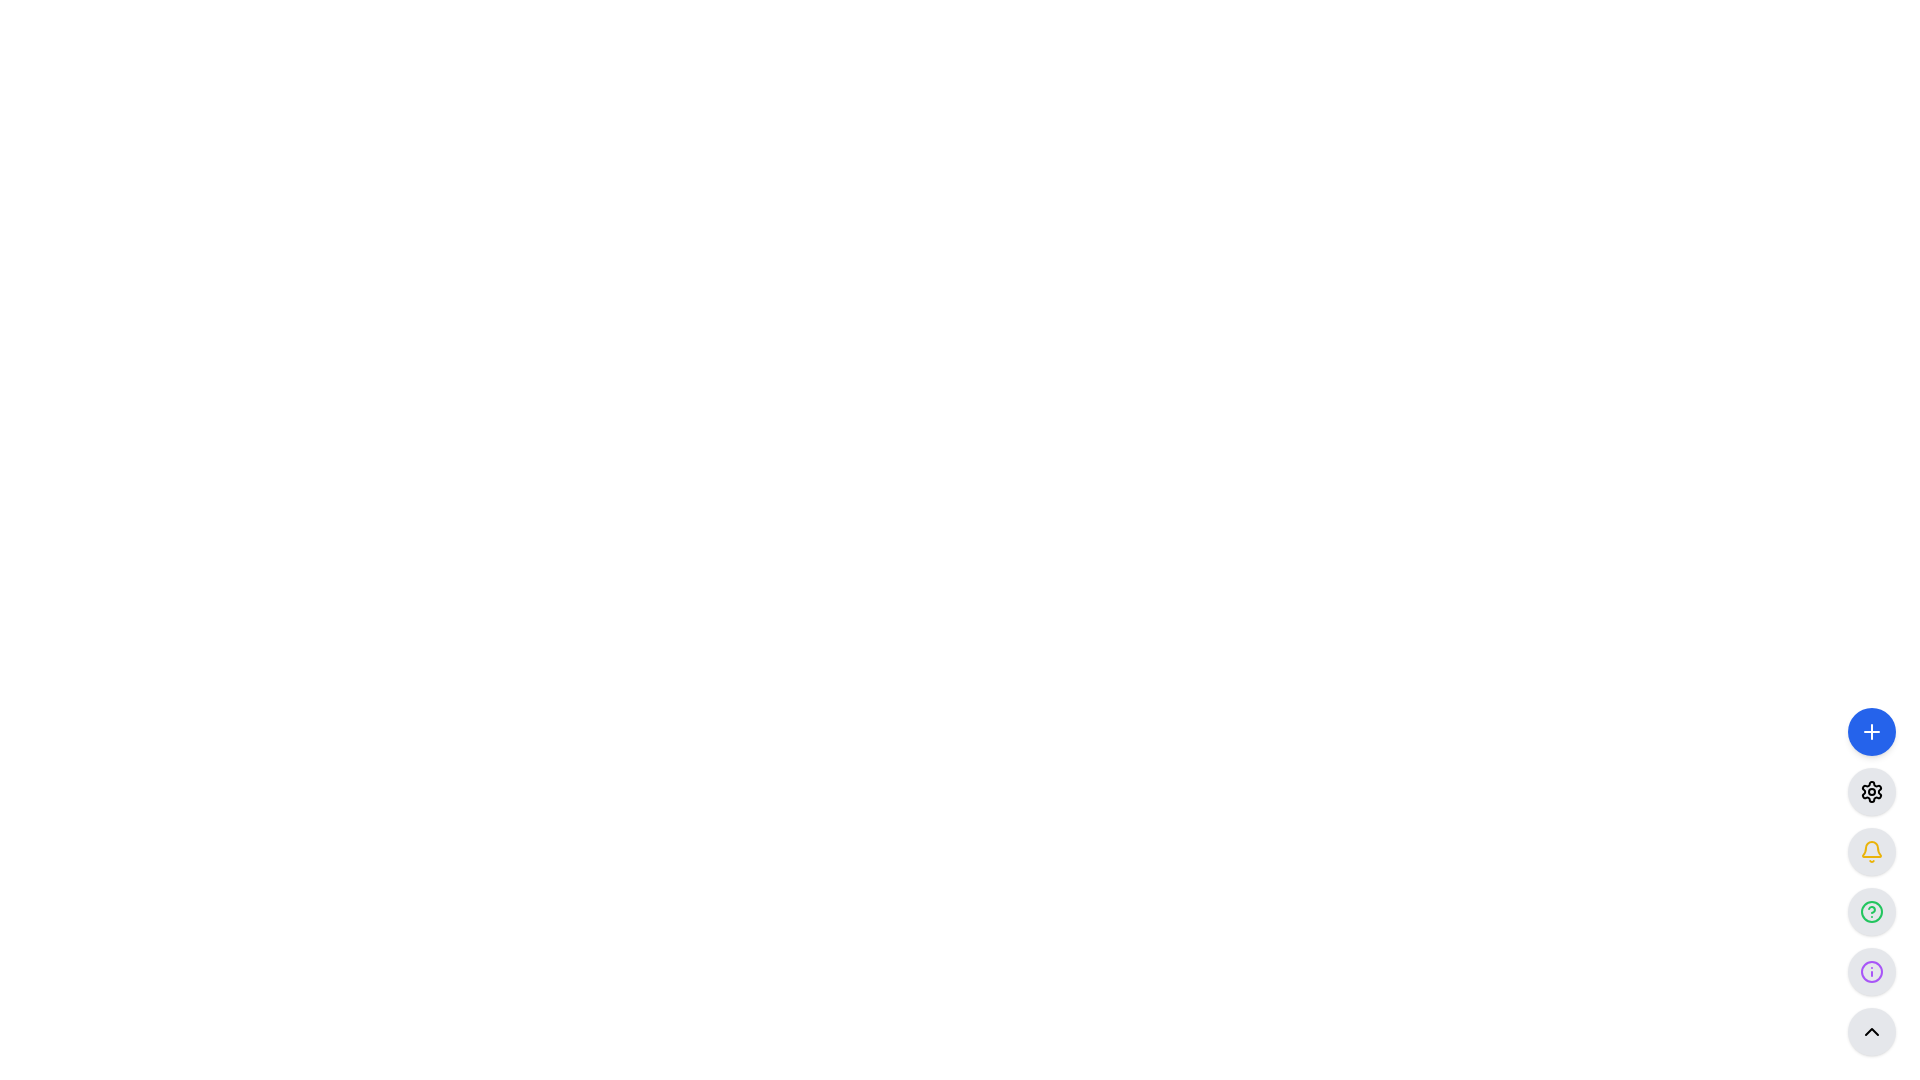  Describe the element at coordinates (1871, 790) in the screenshot. I see `the gear-shaped icon button located second from the top` at that location.